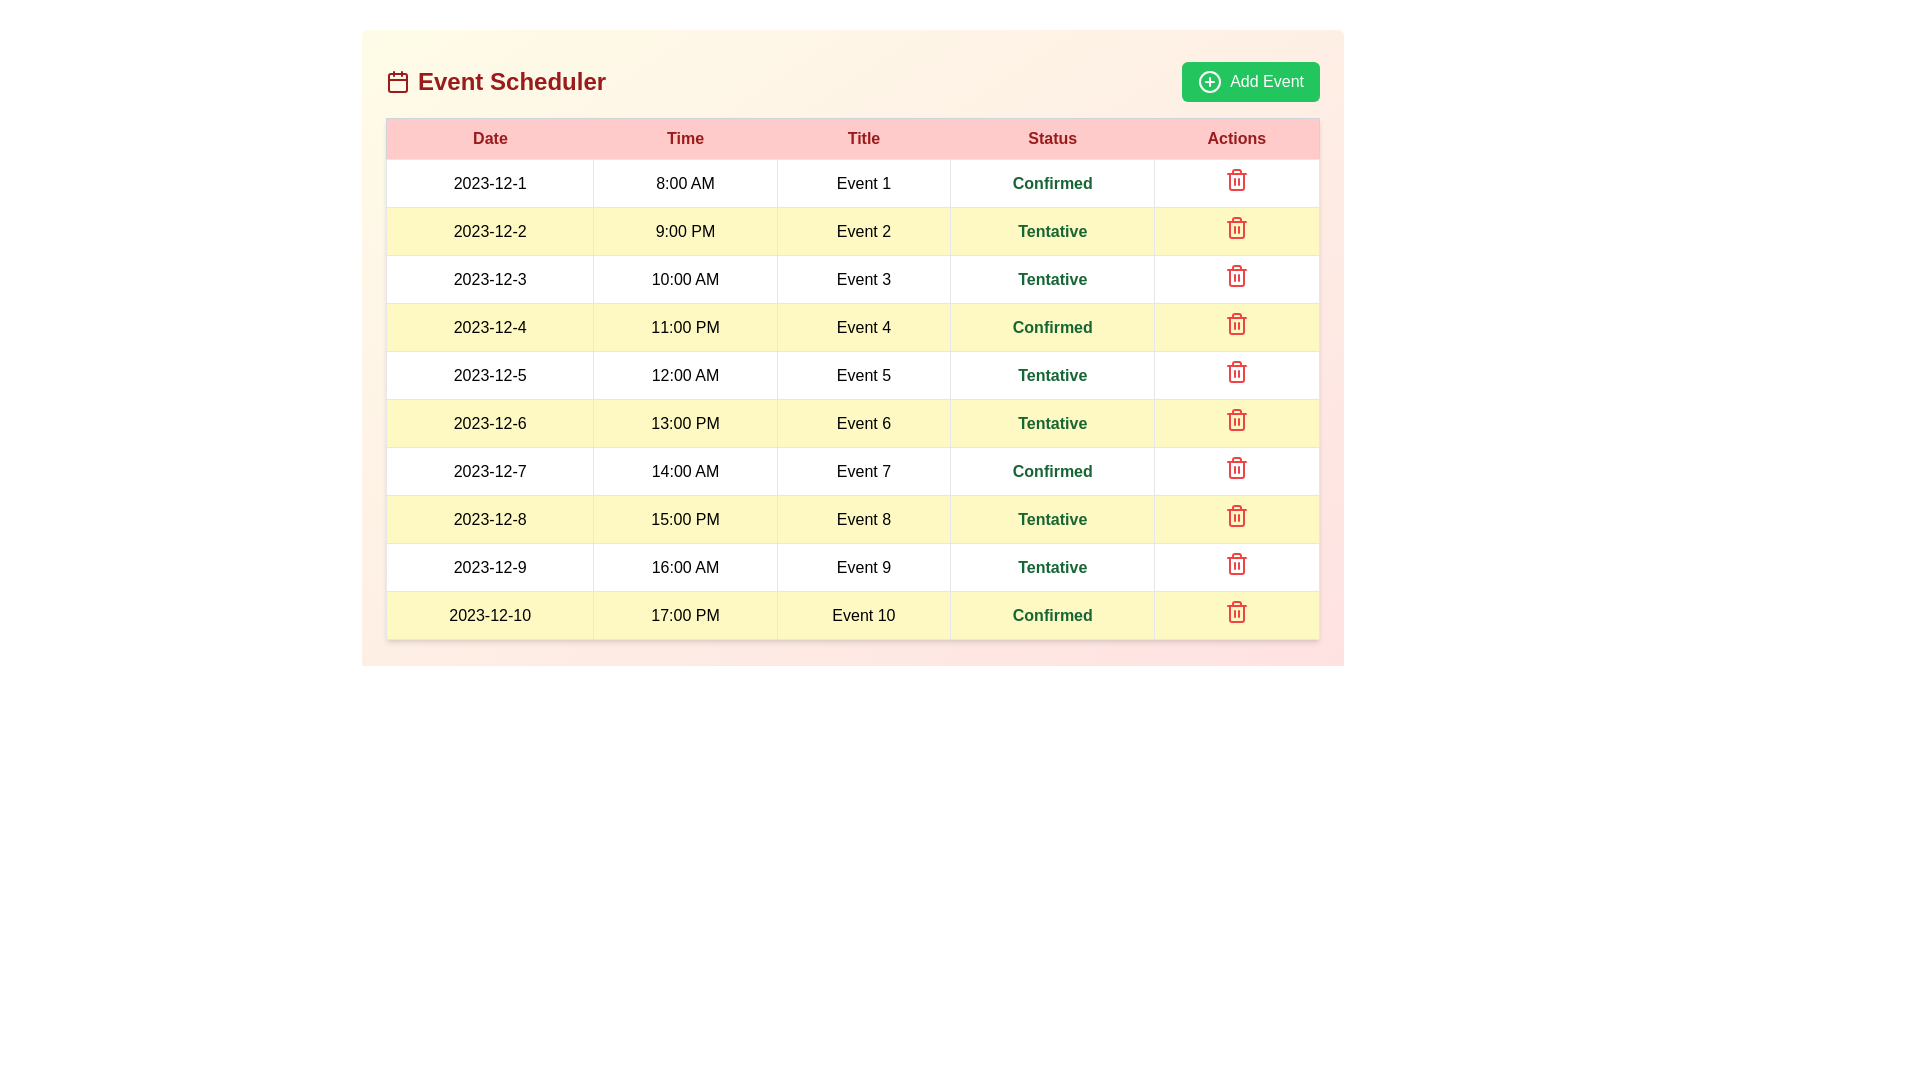 The height and width of the screenshot is (1080, 1920). Describe the element at coordinates (1250, 80) in the screenshot. I see `'Add Event' button to initiate the process of adding a new event` at that location.